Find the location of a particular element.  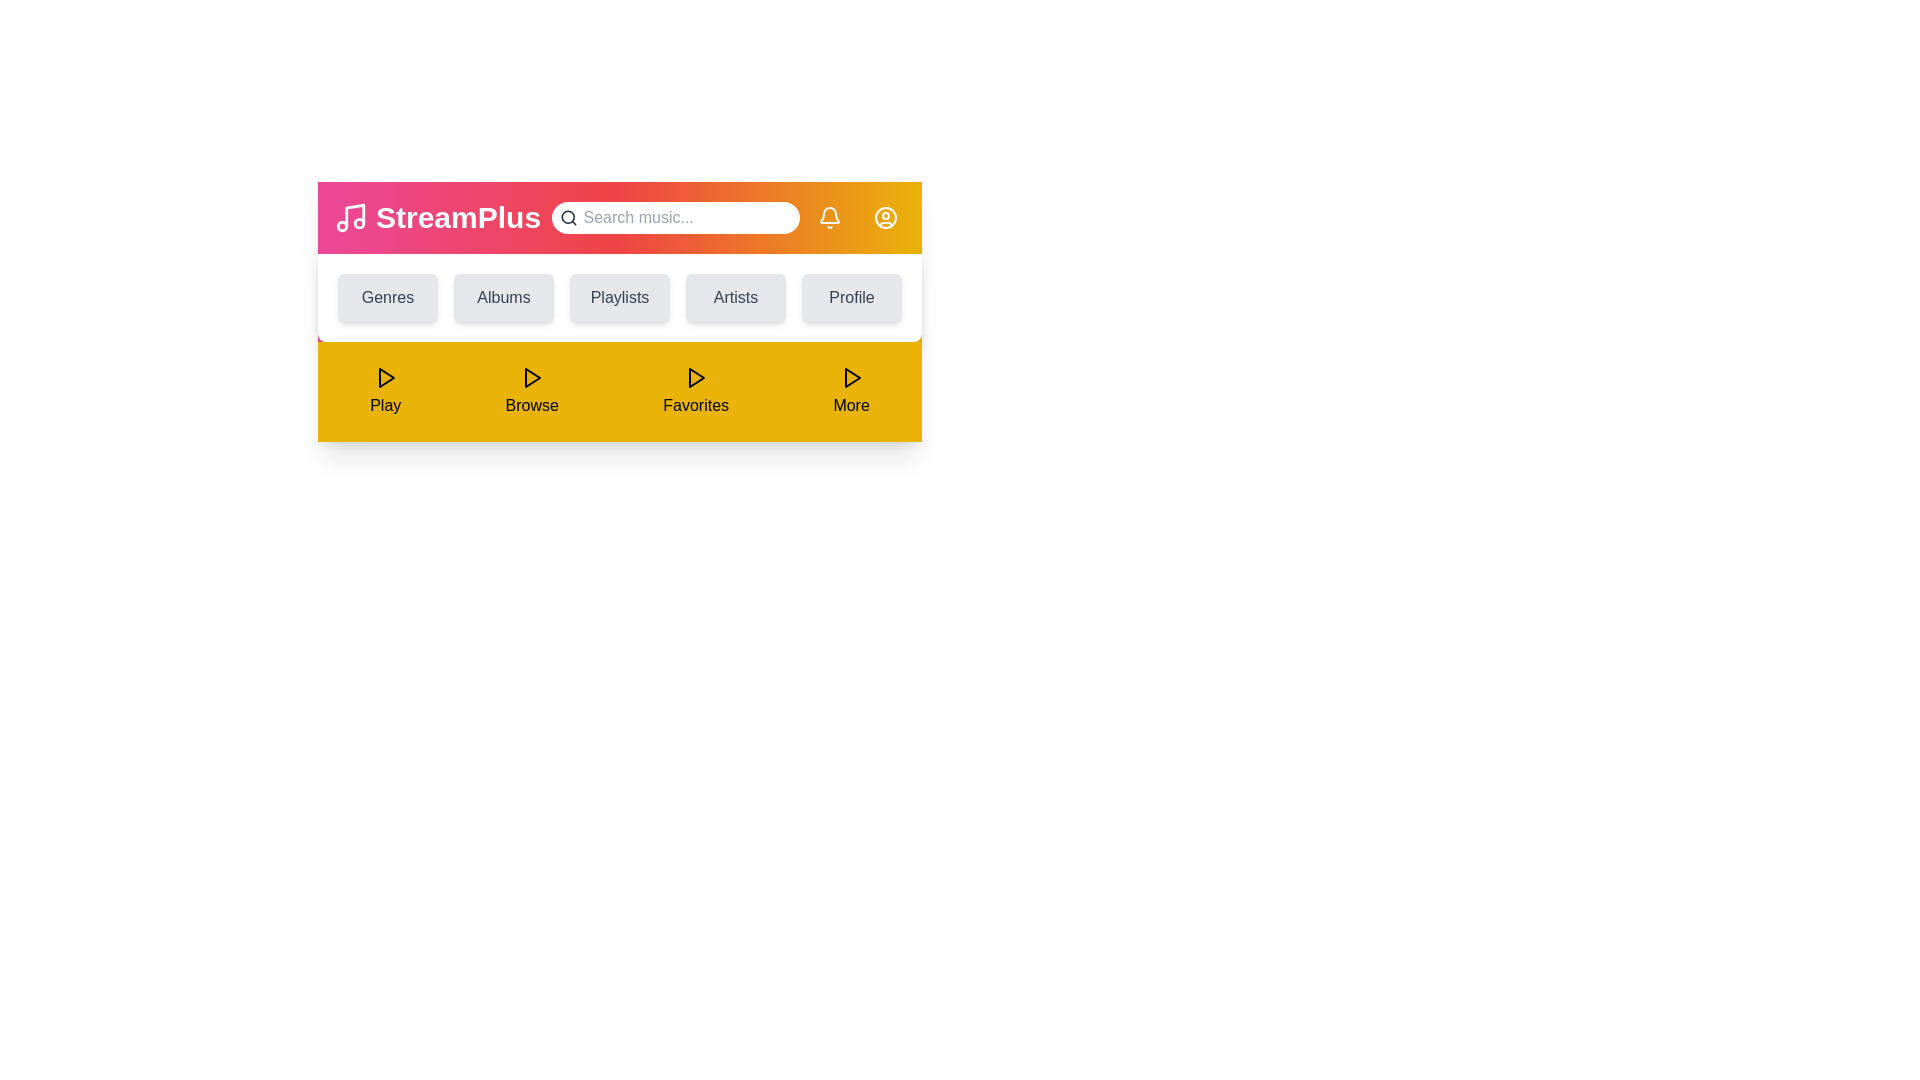

the user profile icon to access account options is located at coordinates (884, 218).